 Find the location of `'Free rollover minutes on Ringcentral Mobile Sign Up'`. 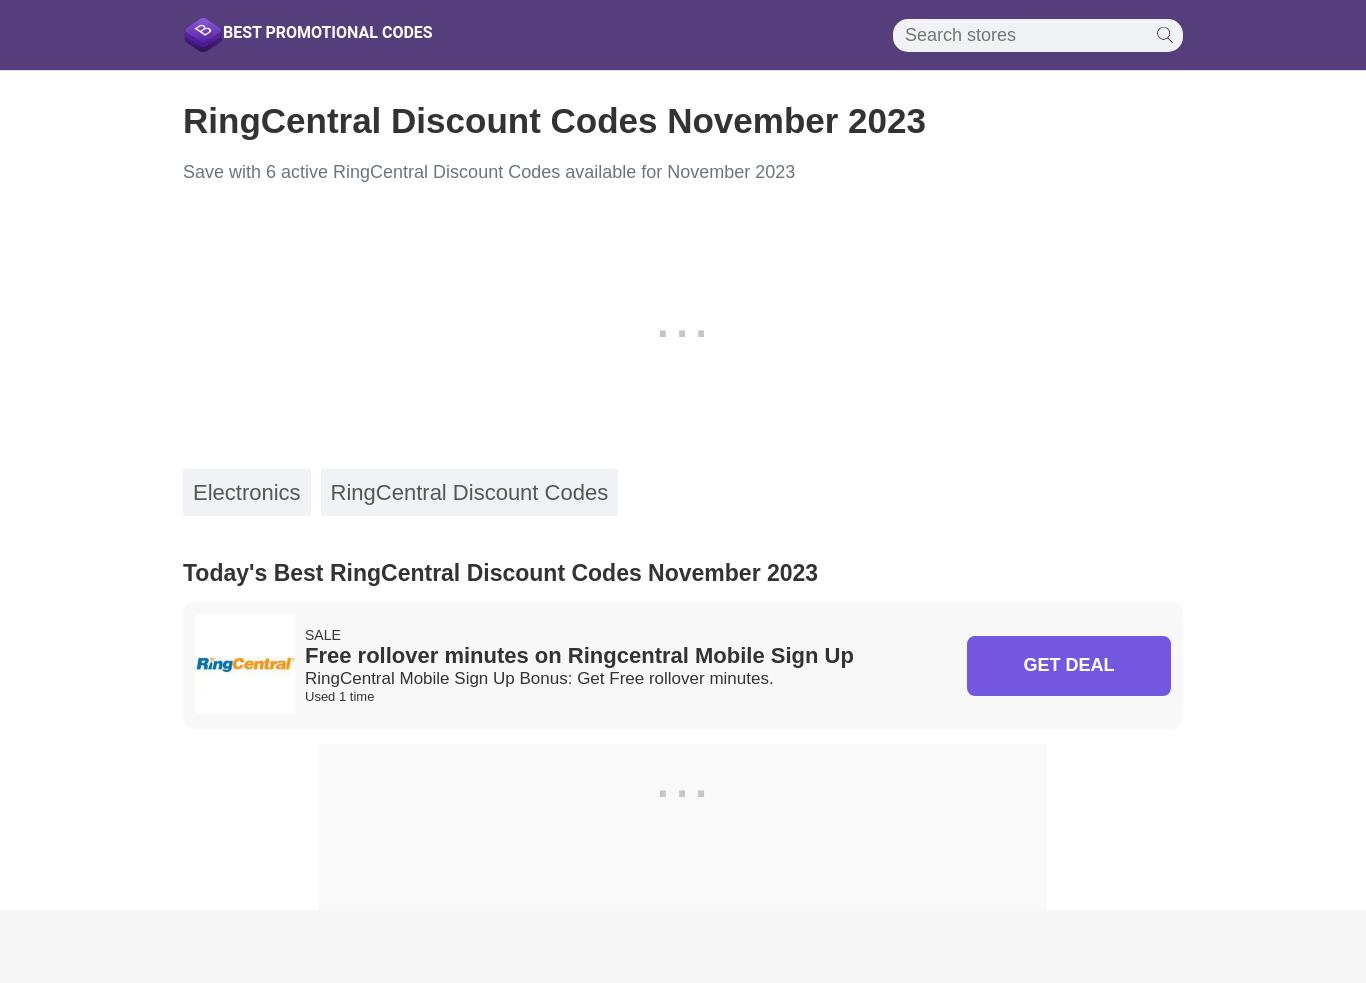

'Free rollover minutes on Ringcentral Mobile Sign Up' is located at coordinates (578, 655).